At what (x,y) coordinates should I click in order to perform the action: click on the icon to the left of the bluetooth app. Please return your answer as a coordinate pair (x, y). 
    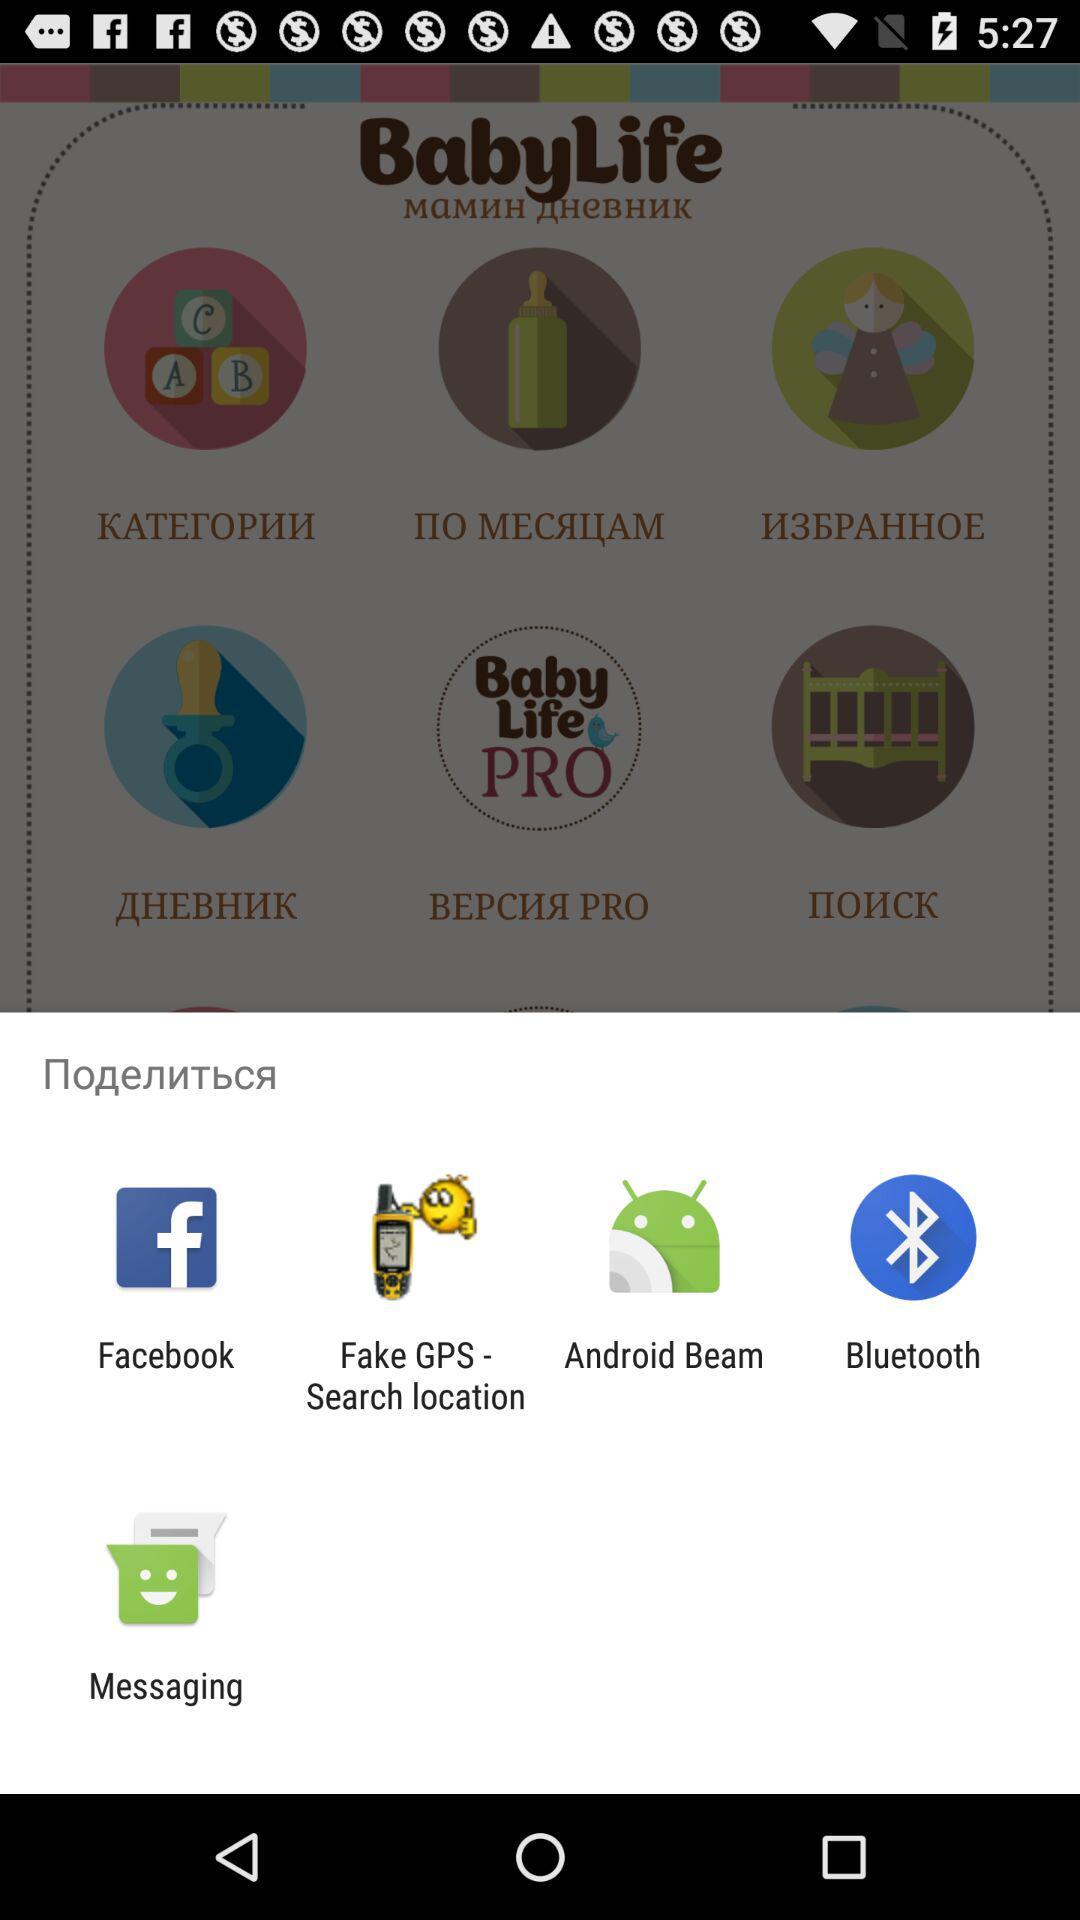
    Looking at the image, I should click on (664, 1374).